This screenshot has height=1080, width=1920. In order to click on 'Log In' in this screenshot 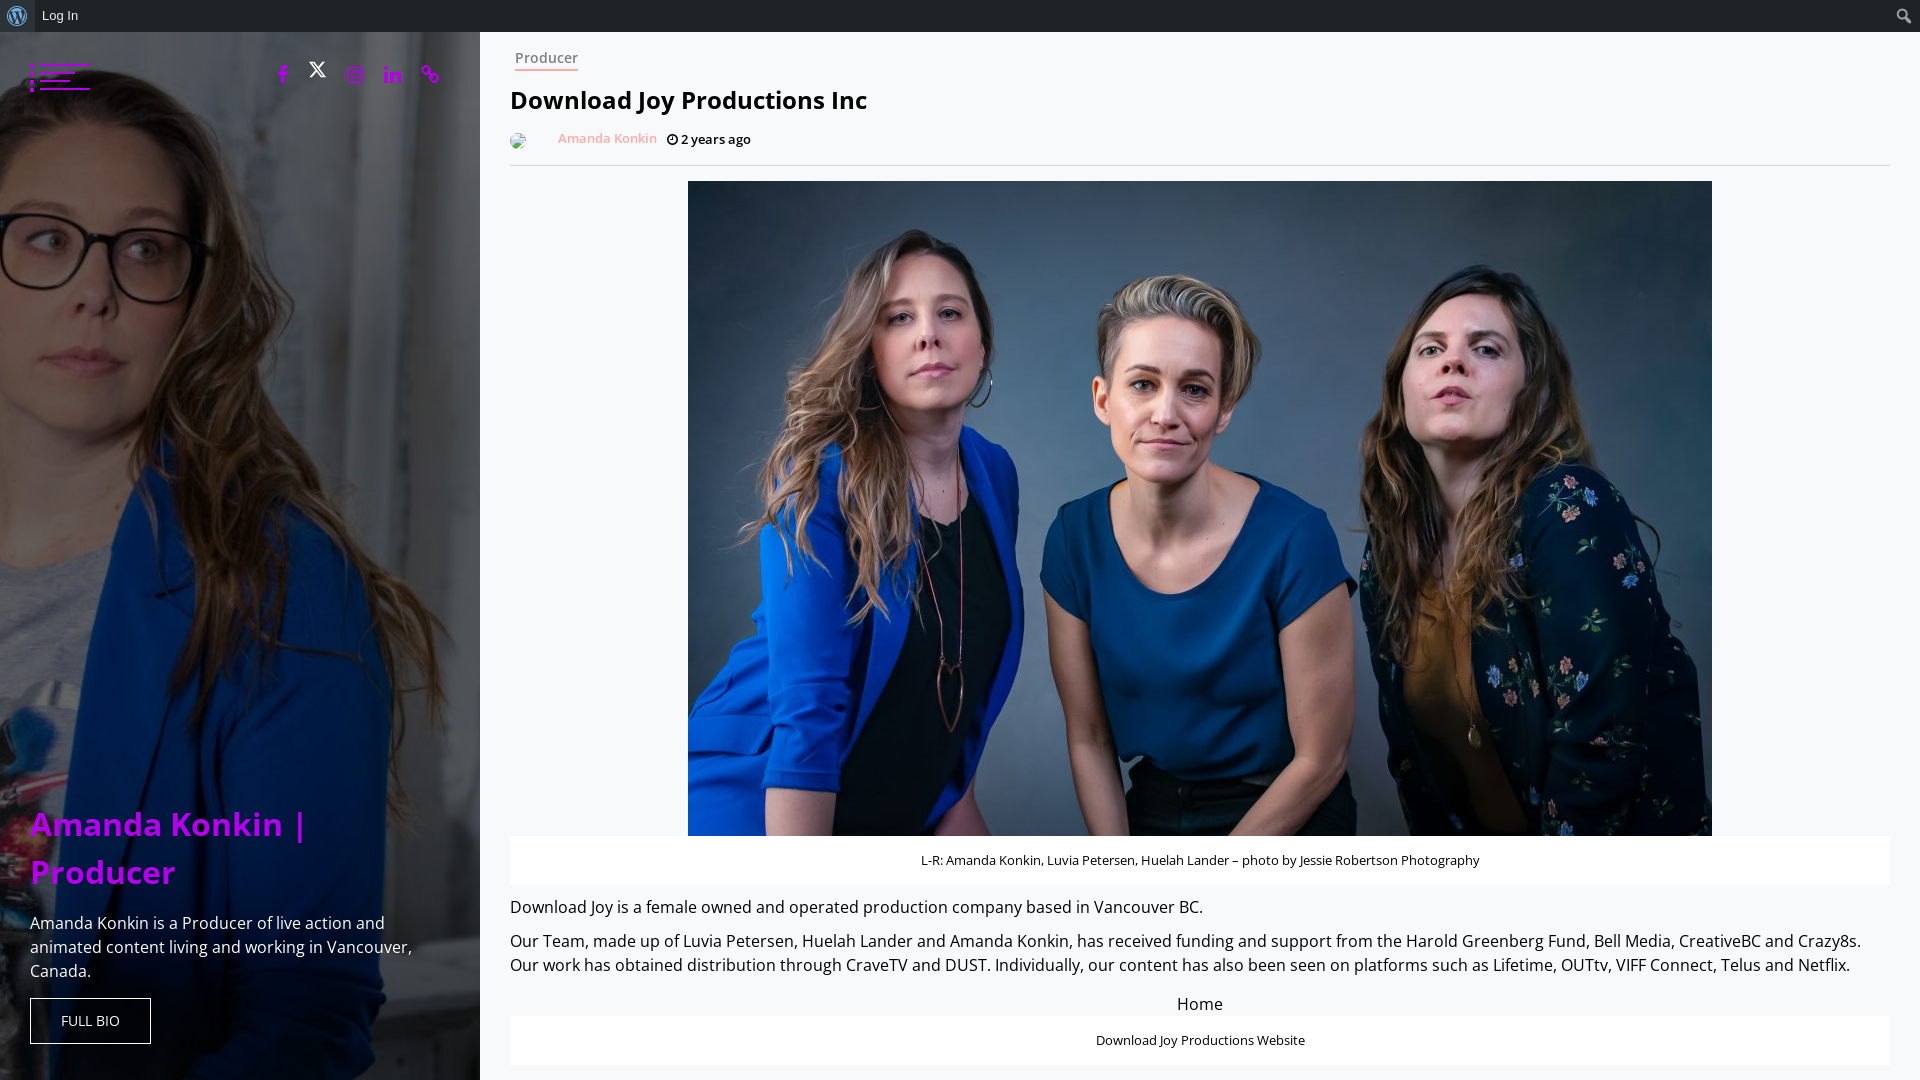, I will do `click(60, 15)`.